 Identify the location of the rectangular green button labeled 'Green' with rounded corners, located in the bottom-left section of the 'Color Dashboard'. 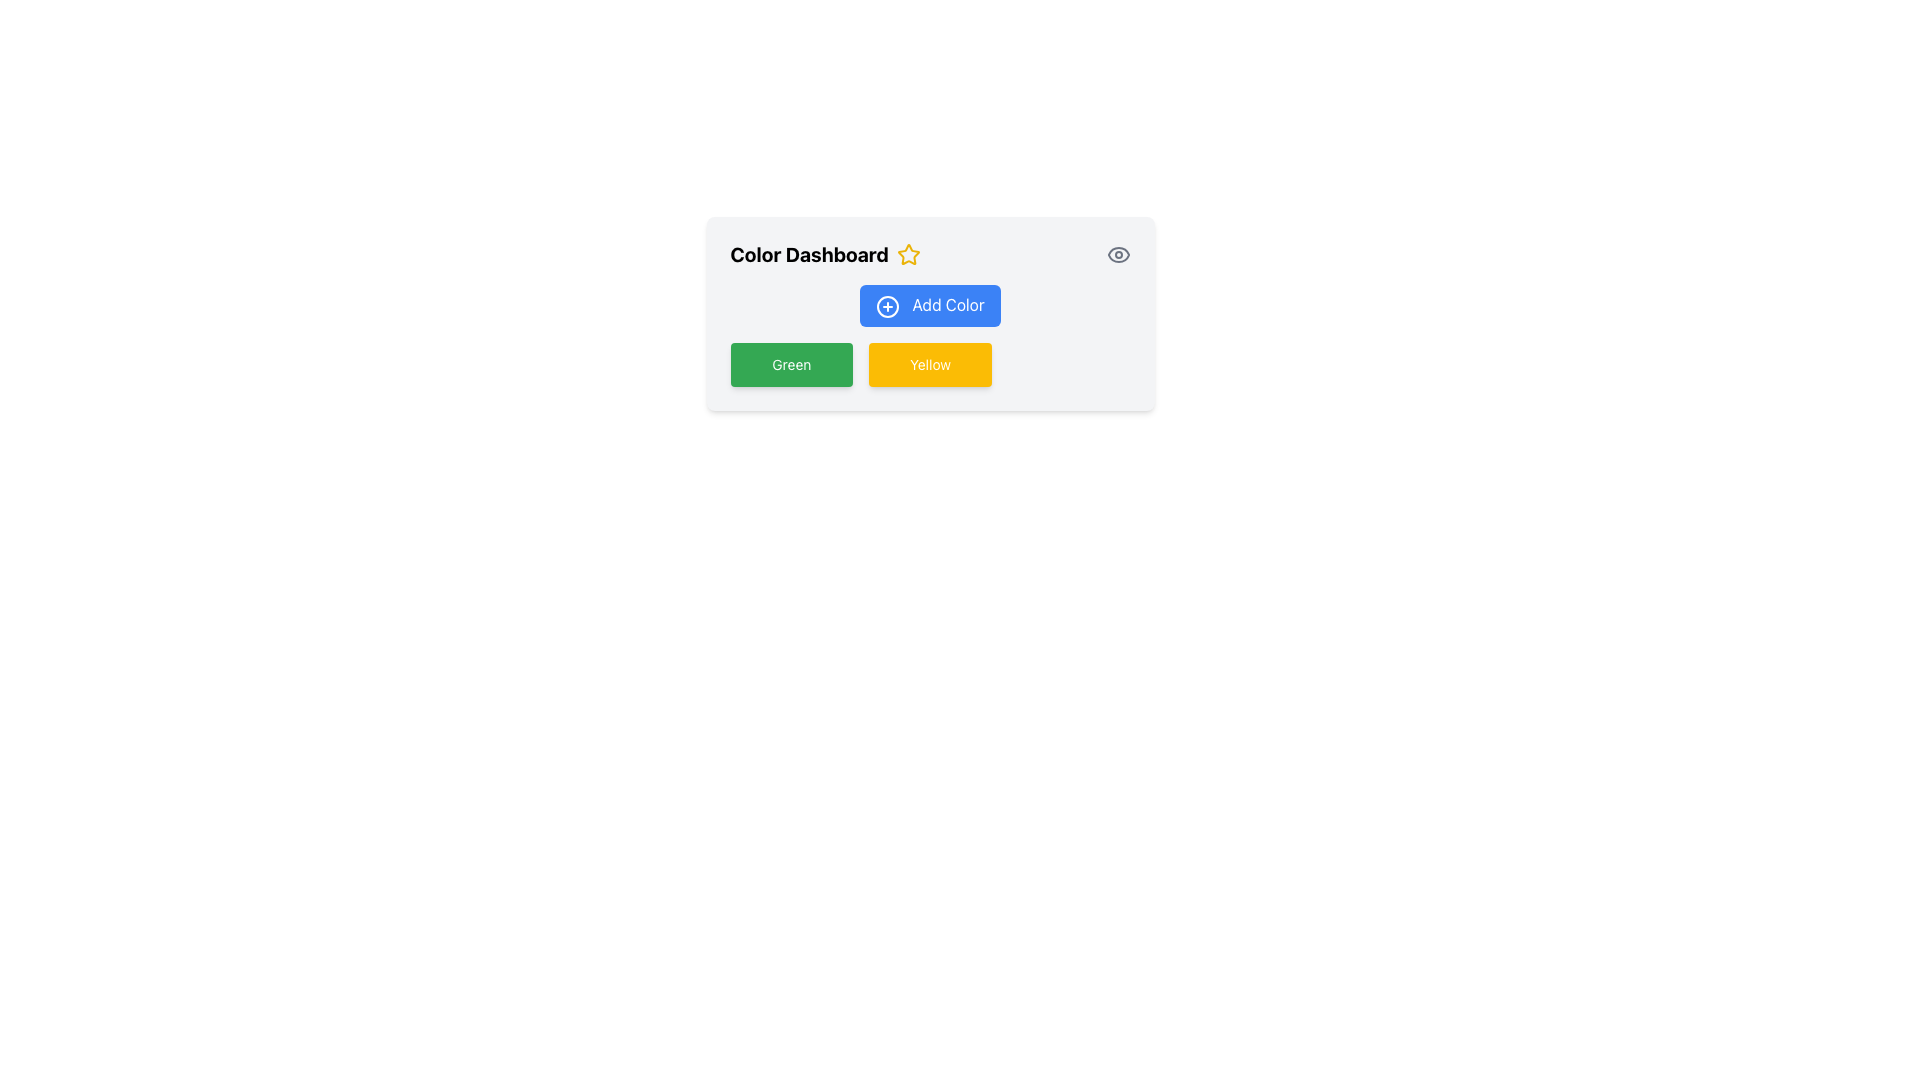
(790, 364).